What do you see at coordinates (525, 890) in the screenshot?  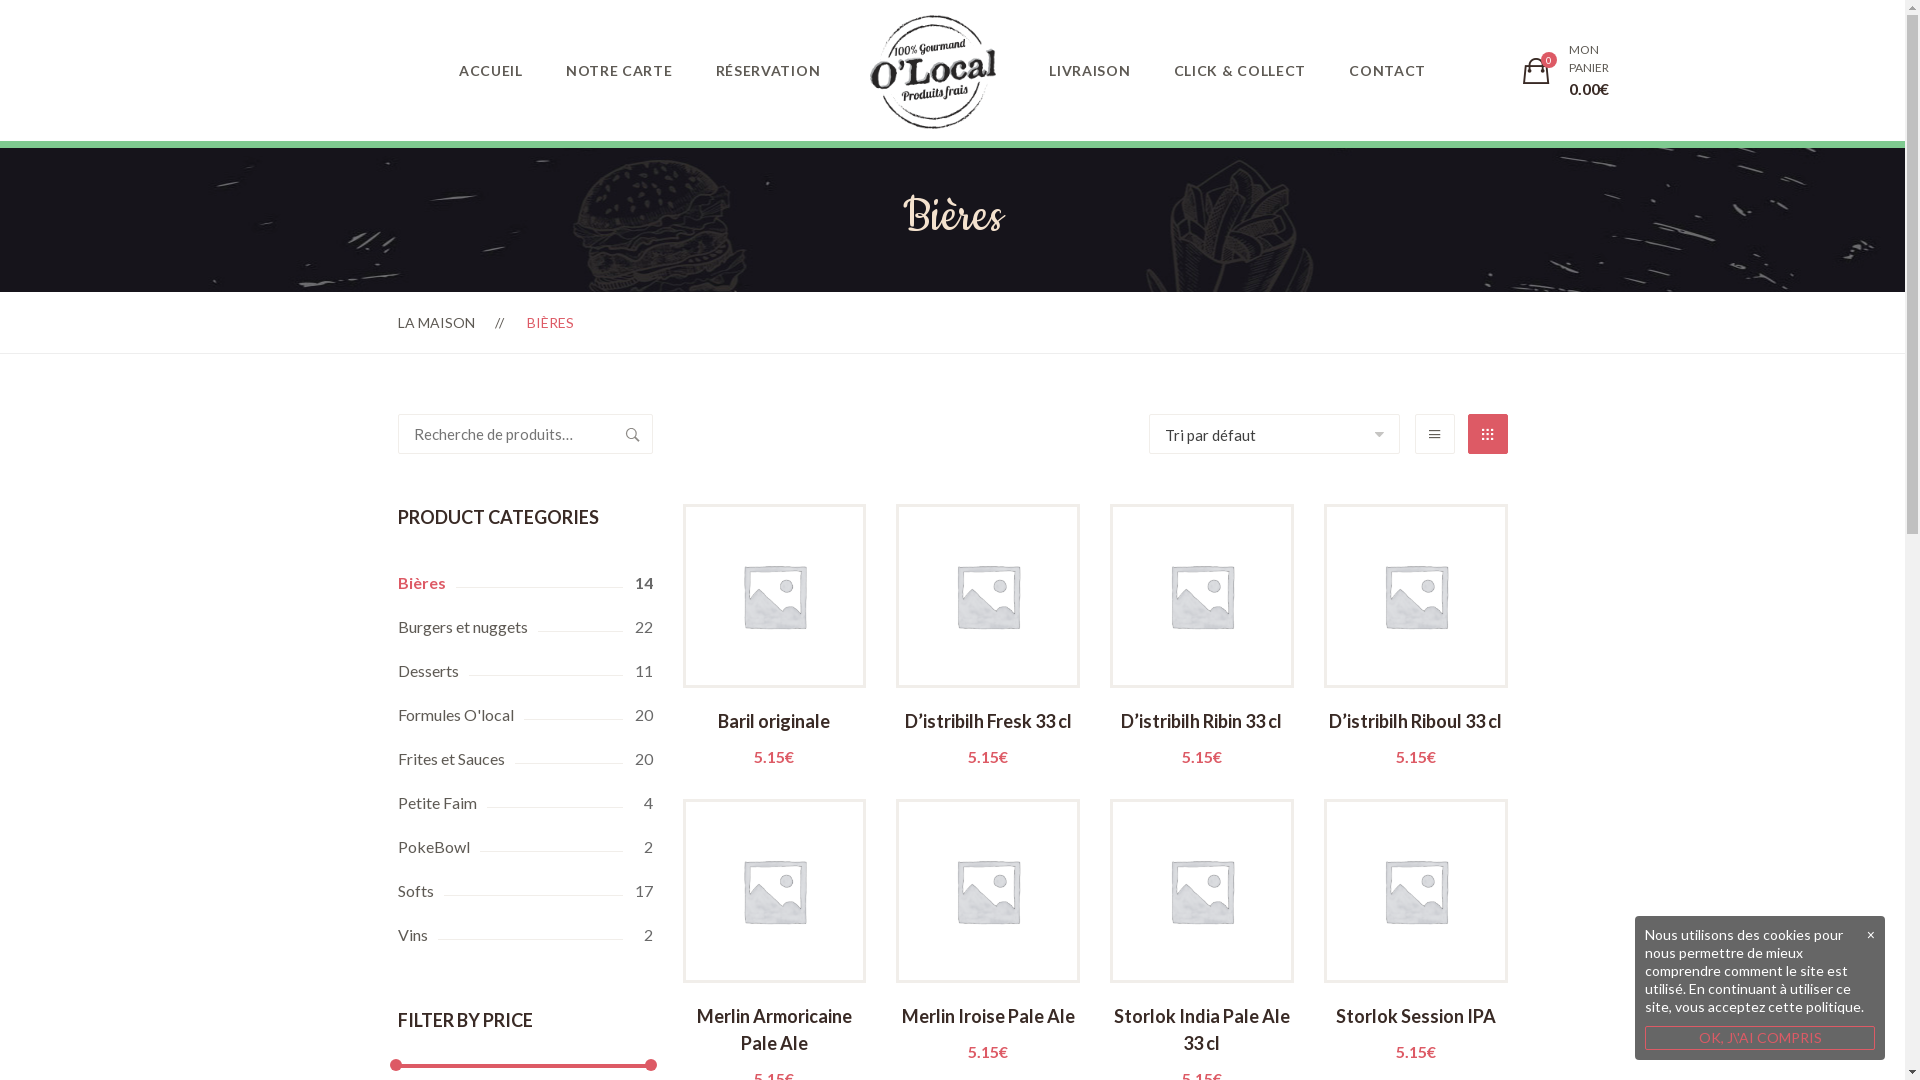 I see `'Softs'` at bounding box center [525, 890].